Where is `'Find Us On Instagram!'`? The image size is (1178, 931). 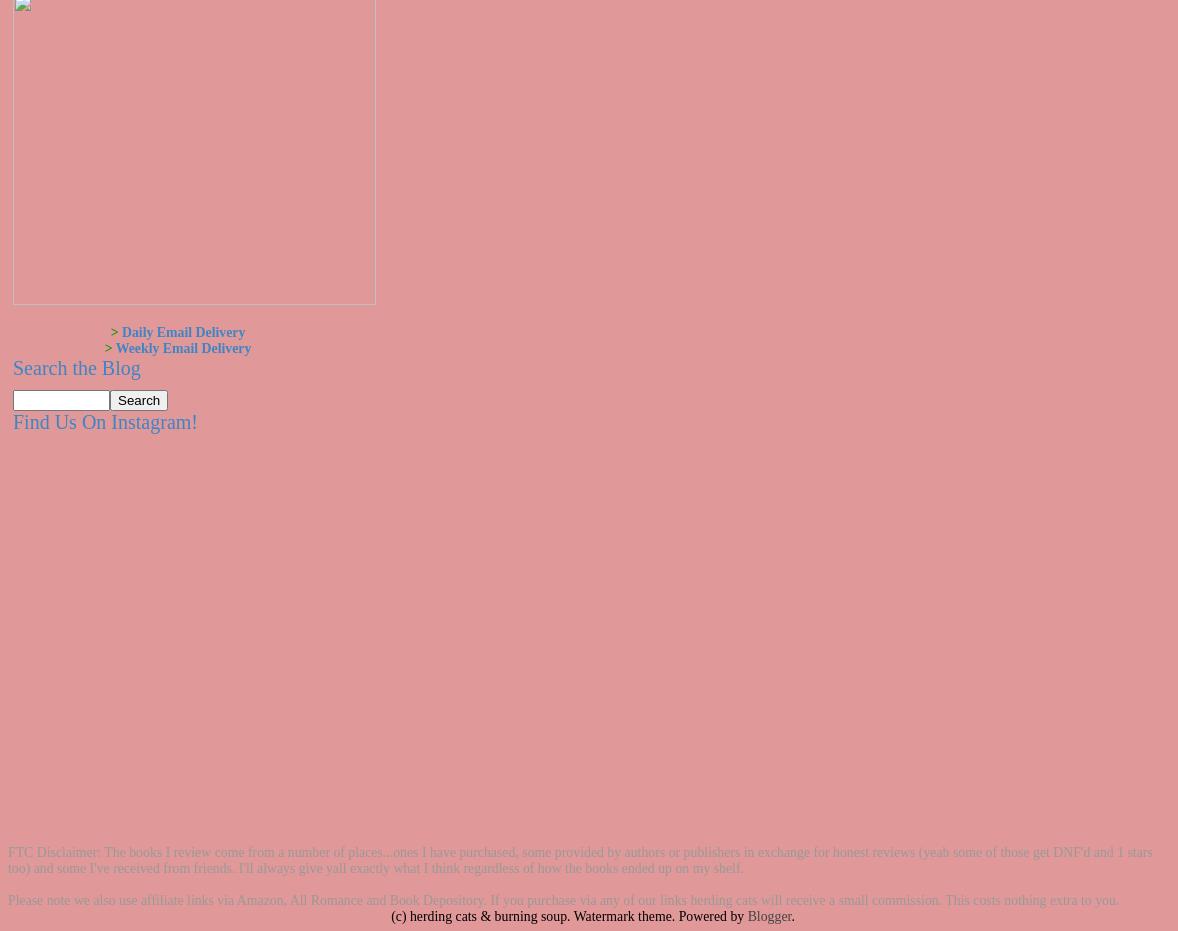
'Find Us On Instagram!' is located at coordinates (103, 421).